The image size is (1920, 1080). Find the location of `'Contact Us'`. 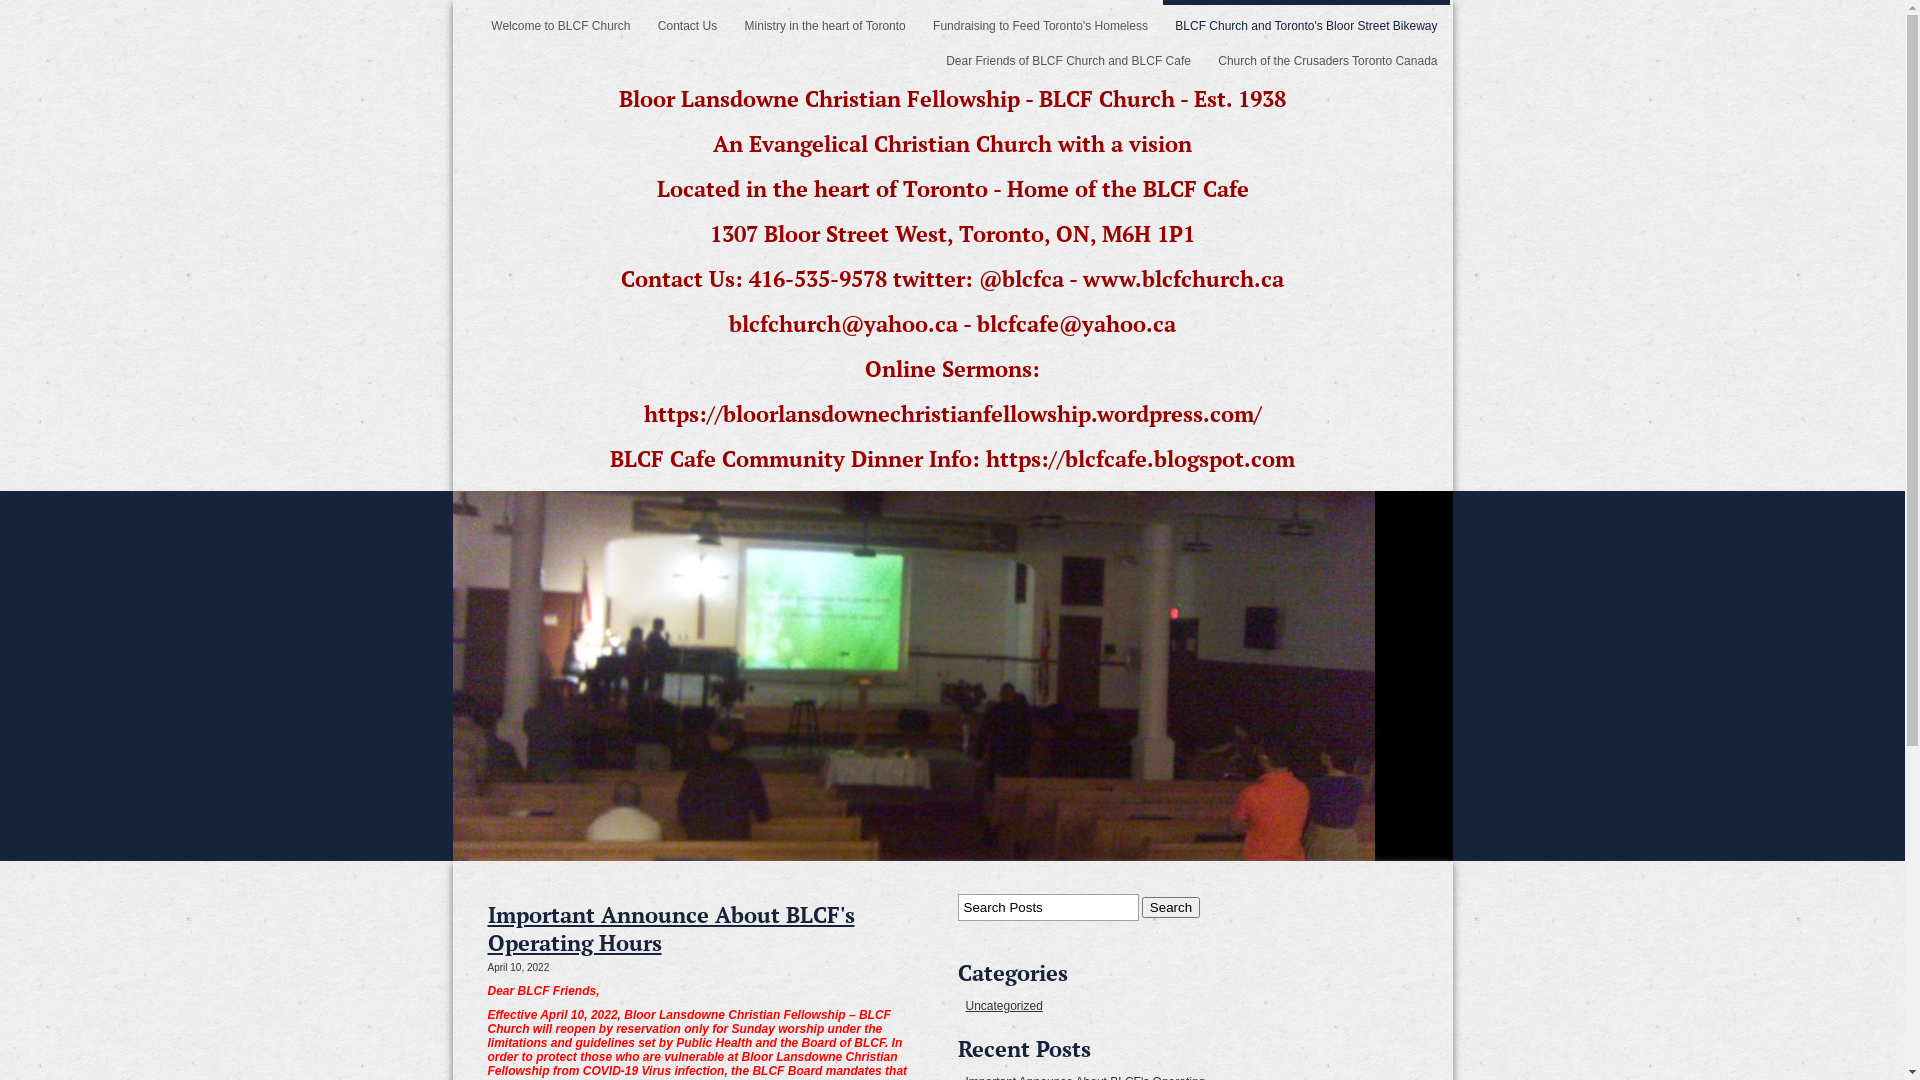

'Contact Us' is located at coordinates (687, 20).